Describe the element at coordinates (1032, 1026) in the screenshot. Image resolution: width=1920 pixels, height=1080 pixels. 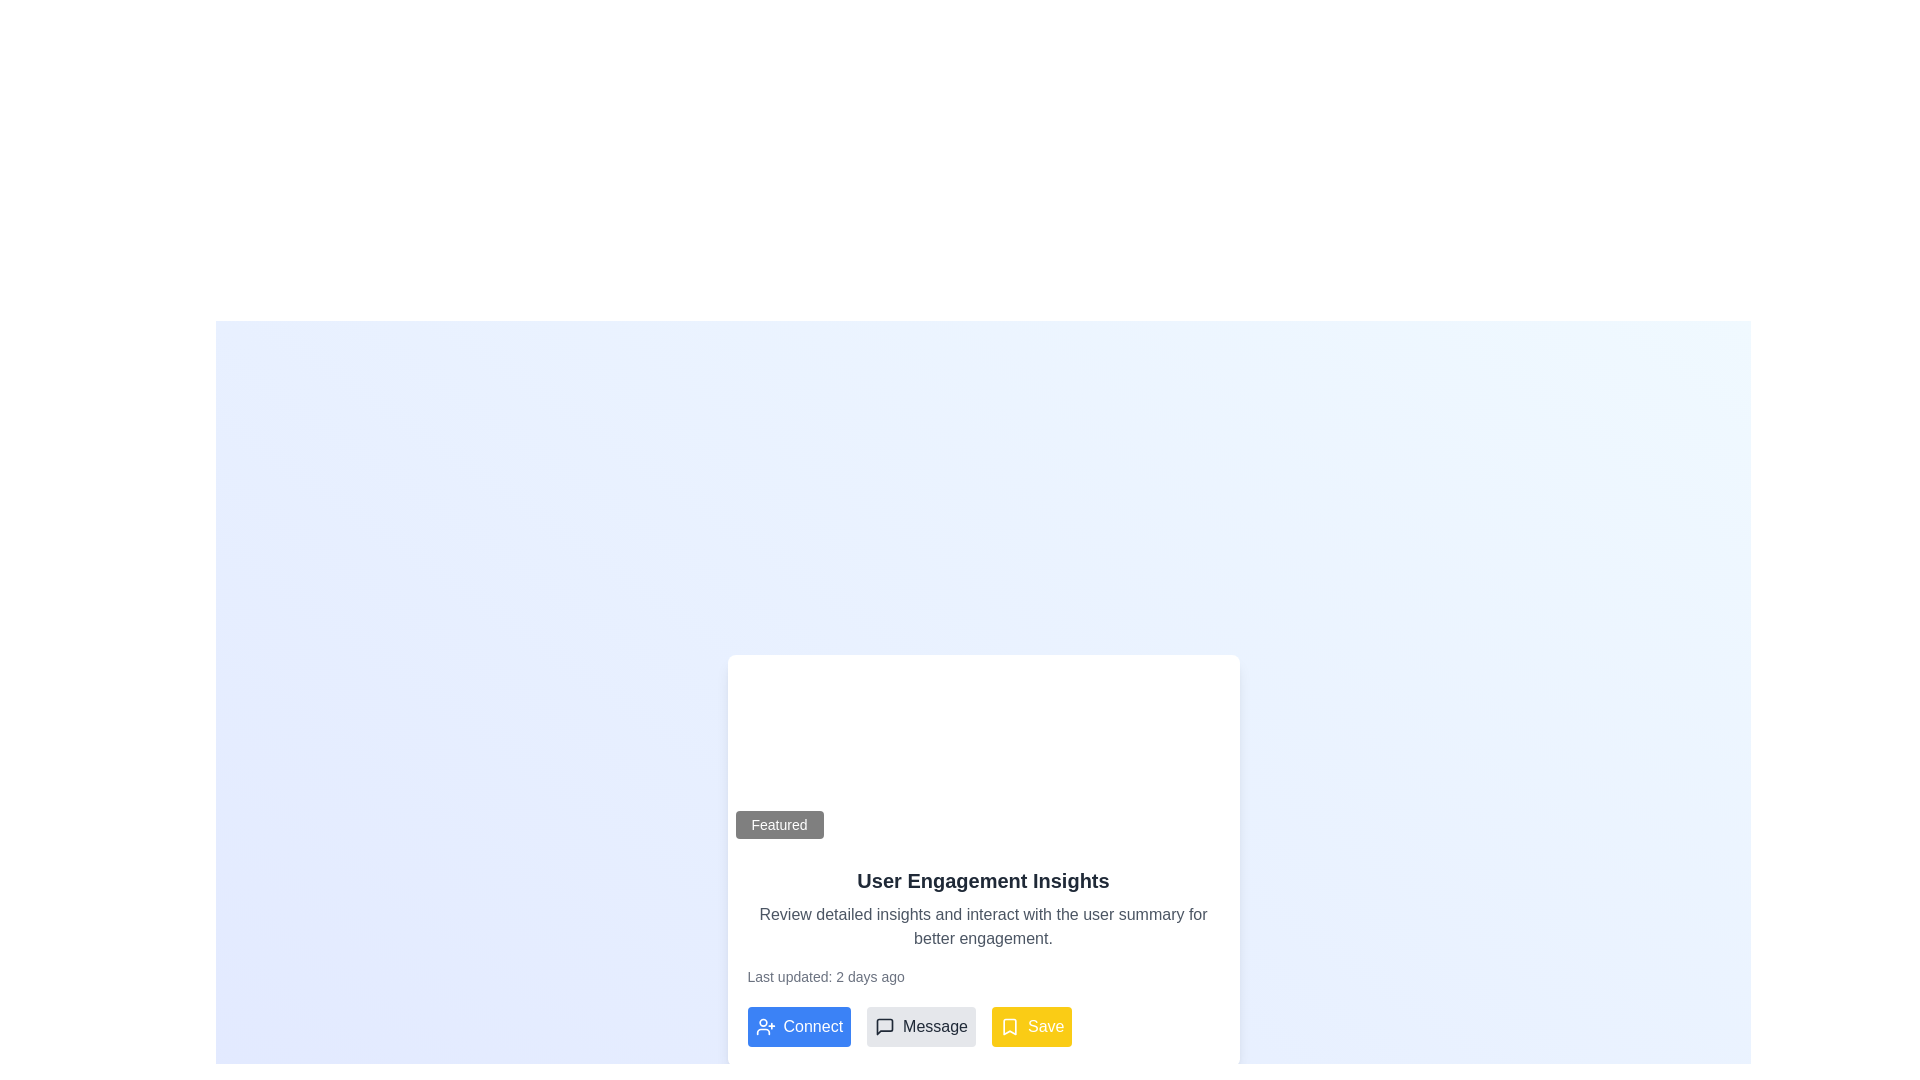
I see `the 'Save' button, which is a vibrant yellow rectangular button with white text and a bookmark icon, located at the bottom of the card layout` at that location.